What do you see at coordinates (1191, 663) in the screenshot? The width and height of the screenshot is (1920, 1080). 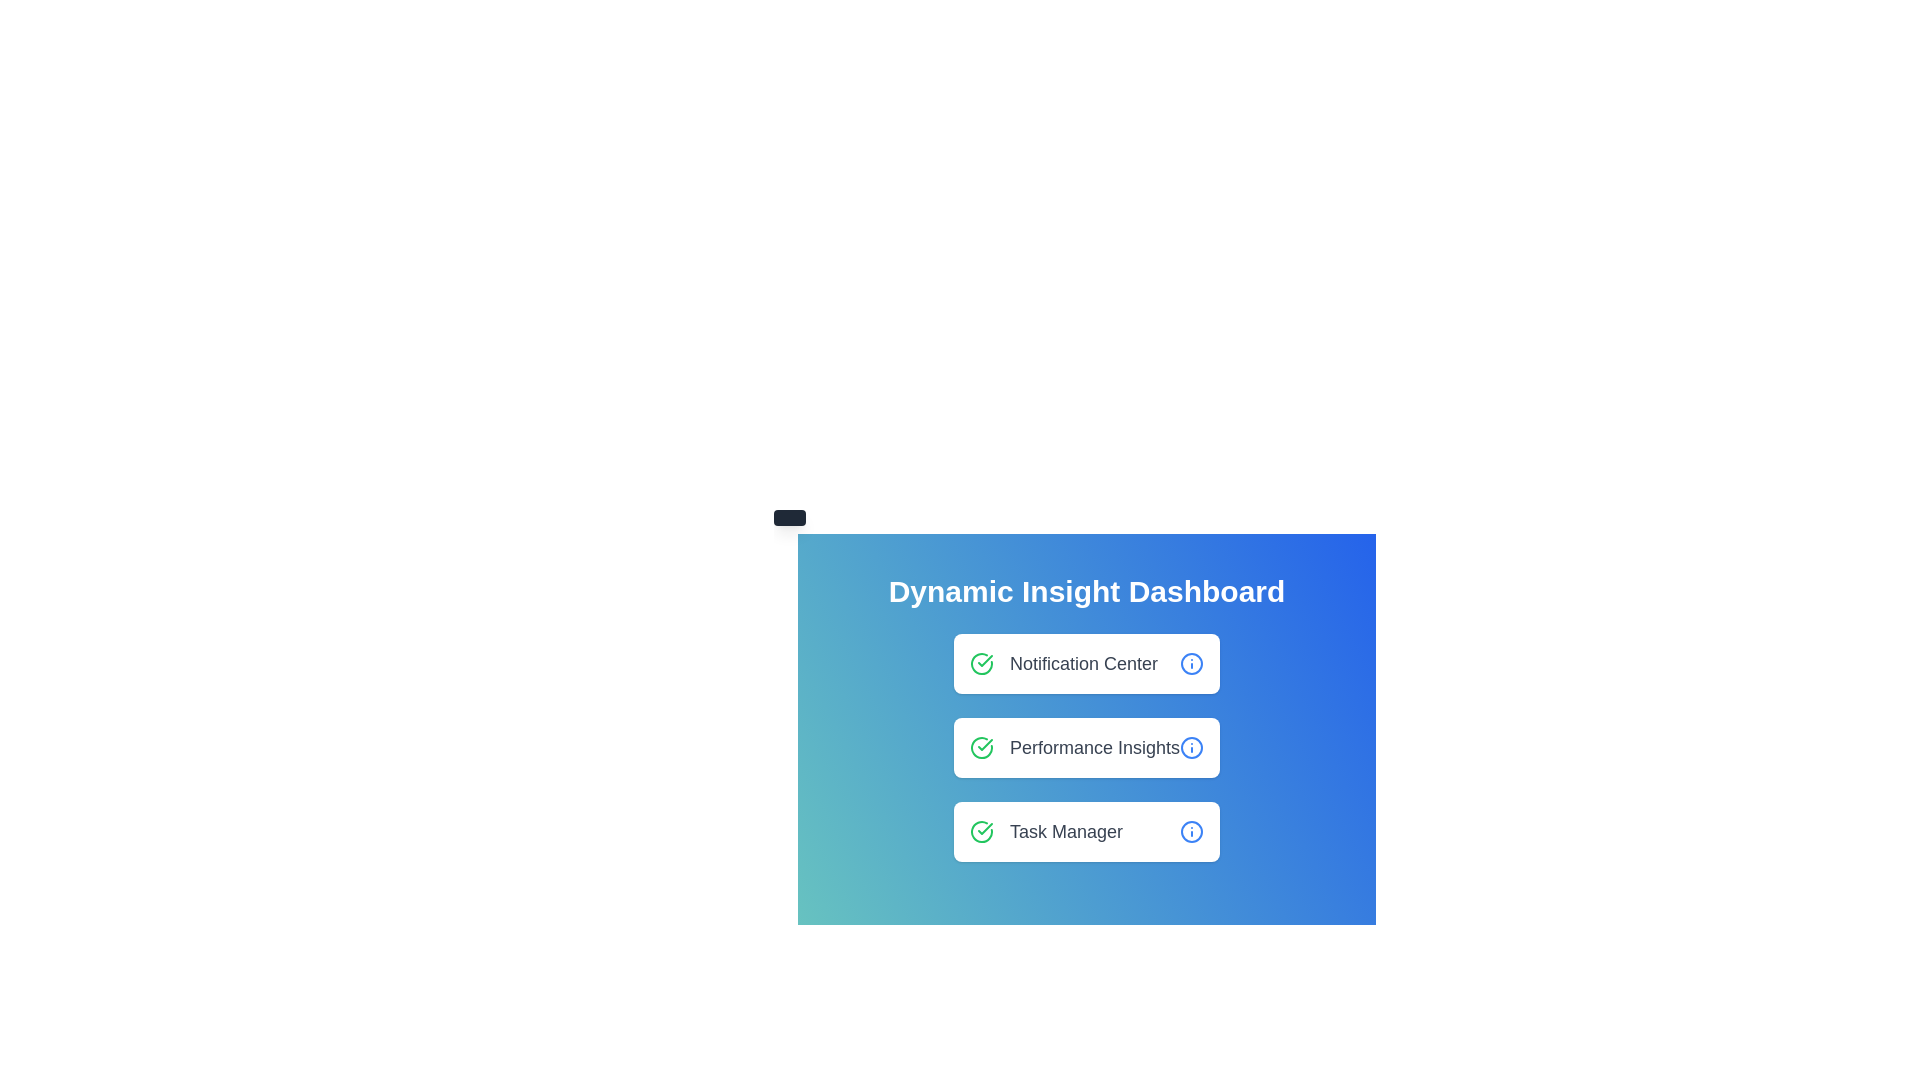 I see `the Circular SVG graphical element with a blue outline and white fill located within the Performance Insights button` at bounding box center [1191, 663].